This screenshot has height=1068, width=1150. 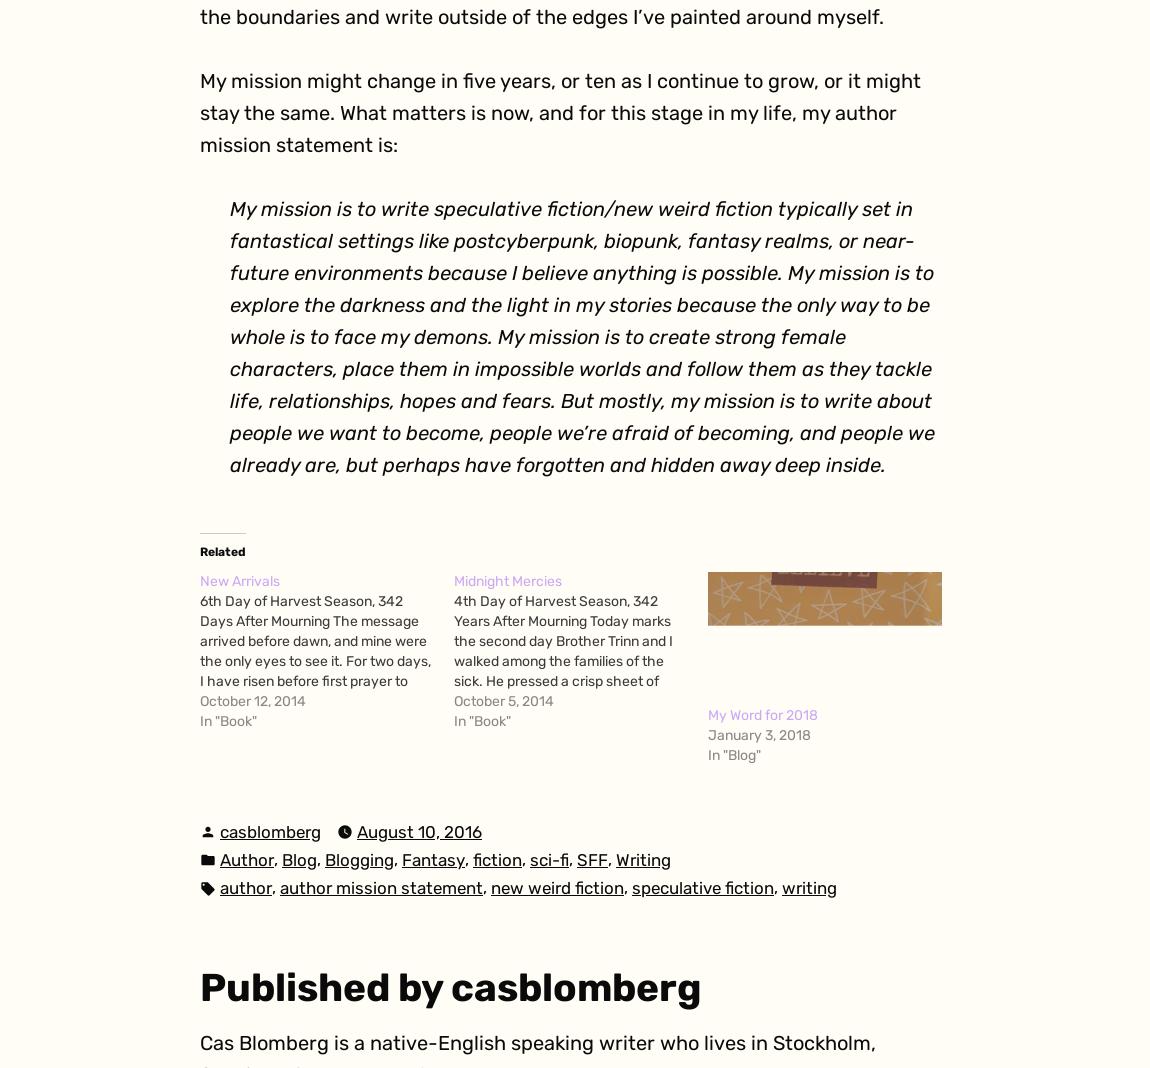 I want to click on 'August 10, 2016', so click(x=419, y=830).